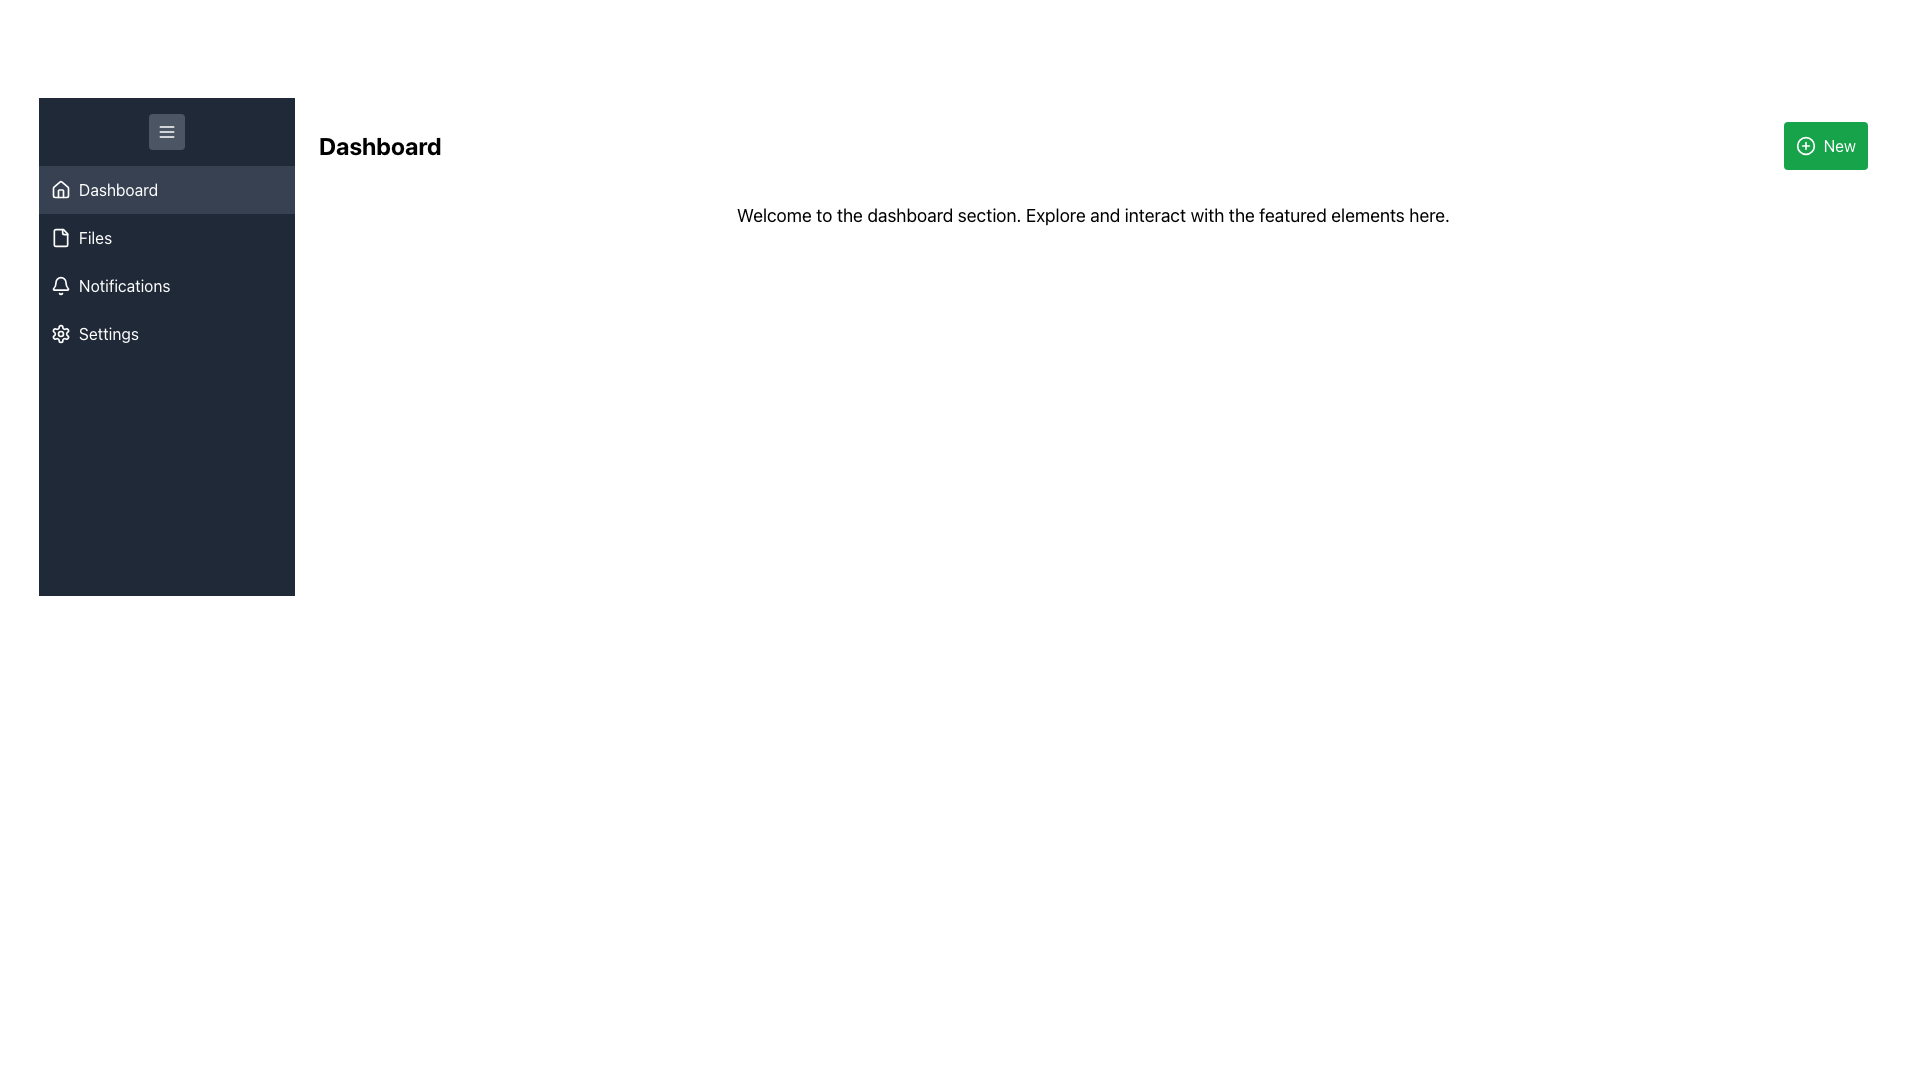  I want to click on the fourth navigation item in the left-side pane of the interface, so click(167, 333).